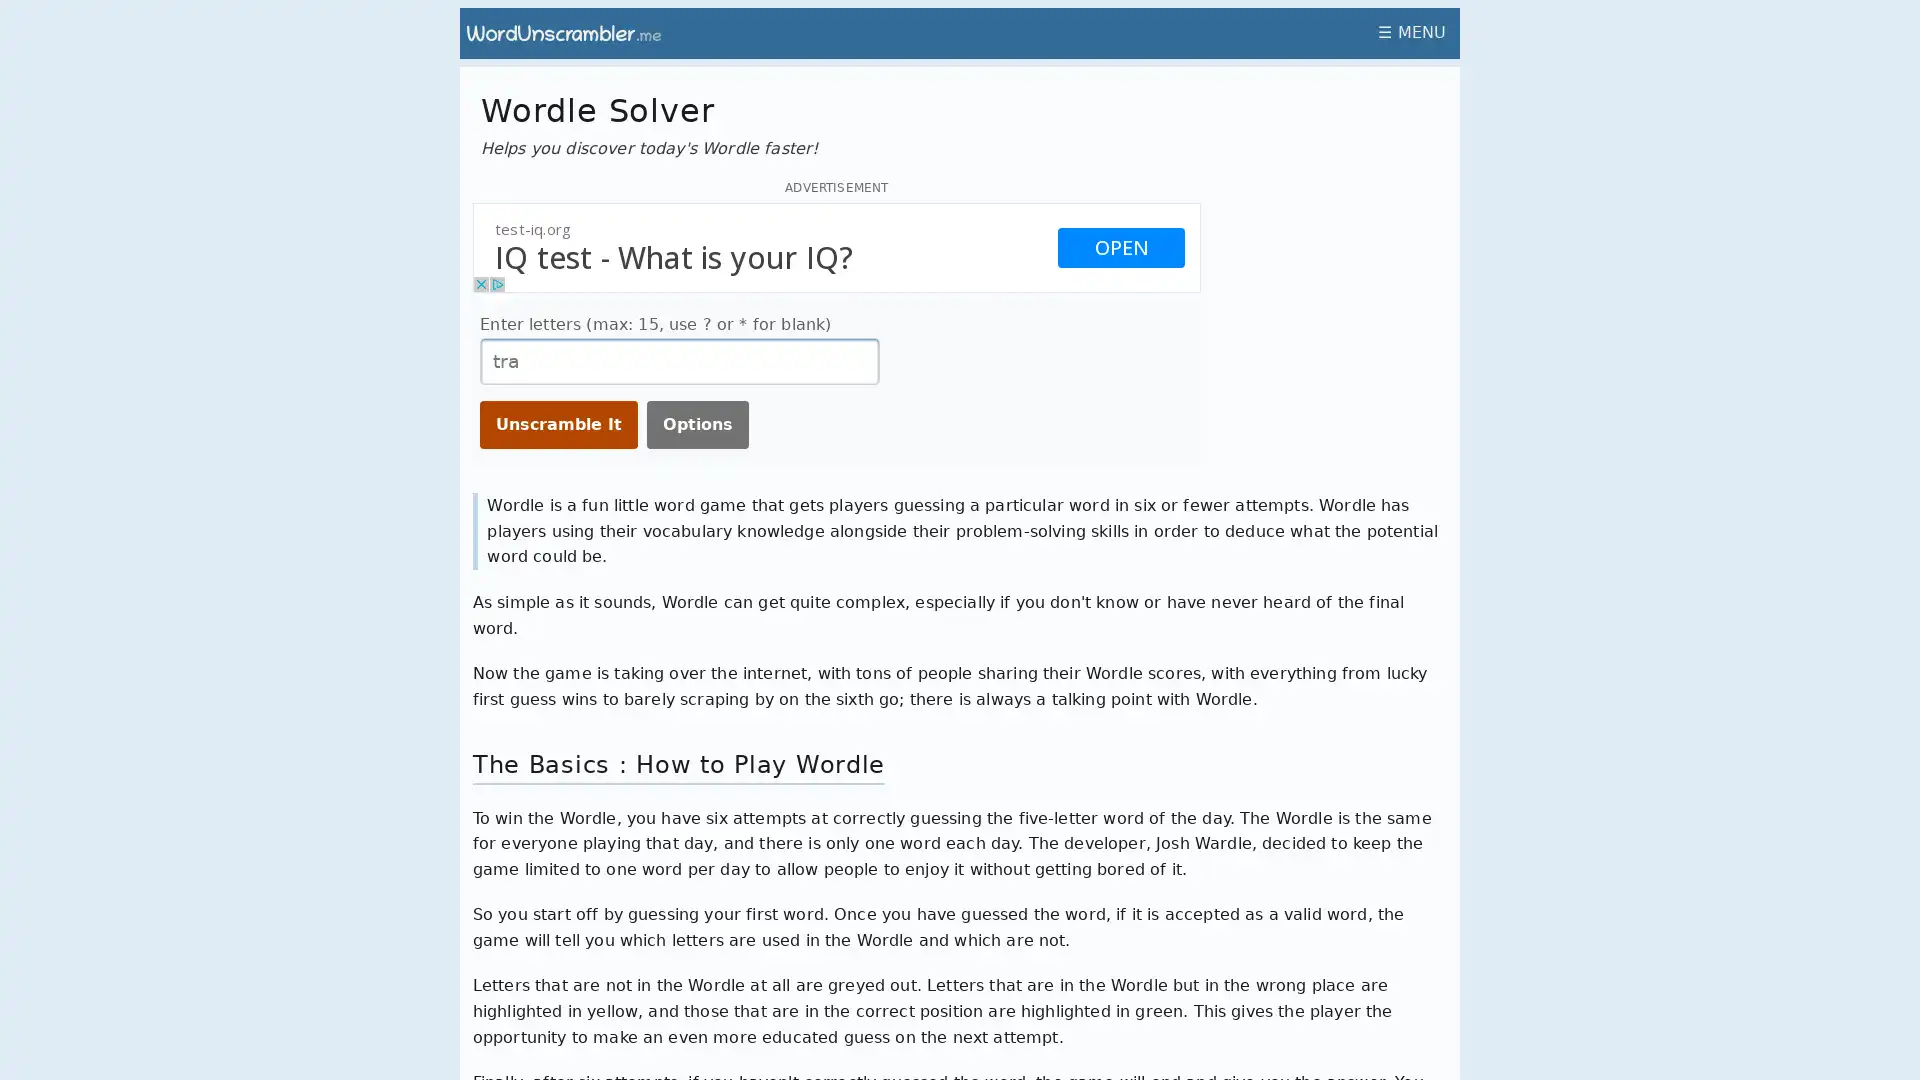  What do you see at coordinates (558, 423) in the screenshot?
I see `Unscramble It` at bounding box center [558, 423].